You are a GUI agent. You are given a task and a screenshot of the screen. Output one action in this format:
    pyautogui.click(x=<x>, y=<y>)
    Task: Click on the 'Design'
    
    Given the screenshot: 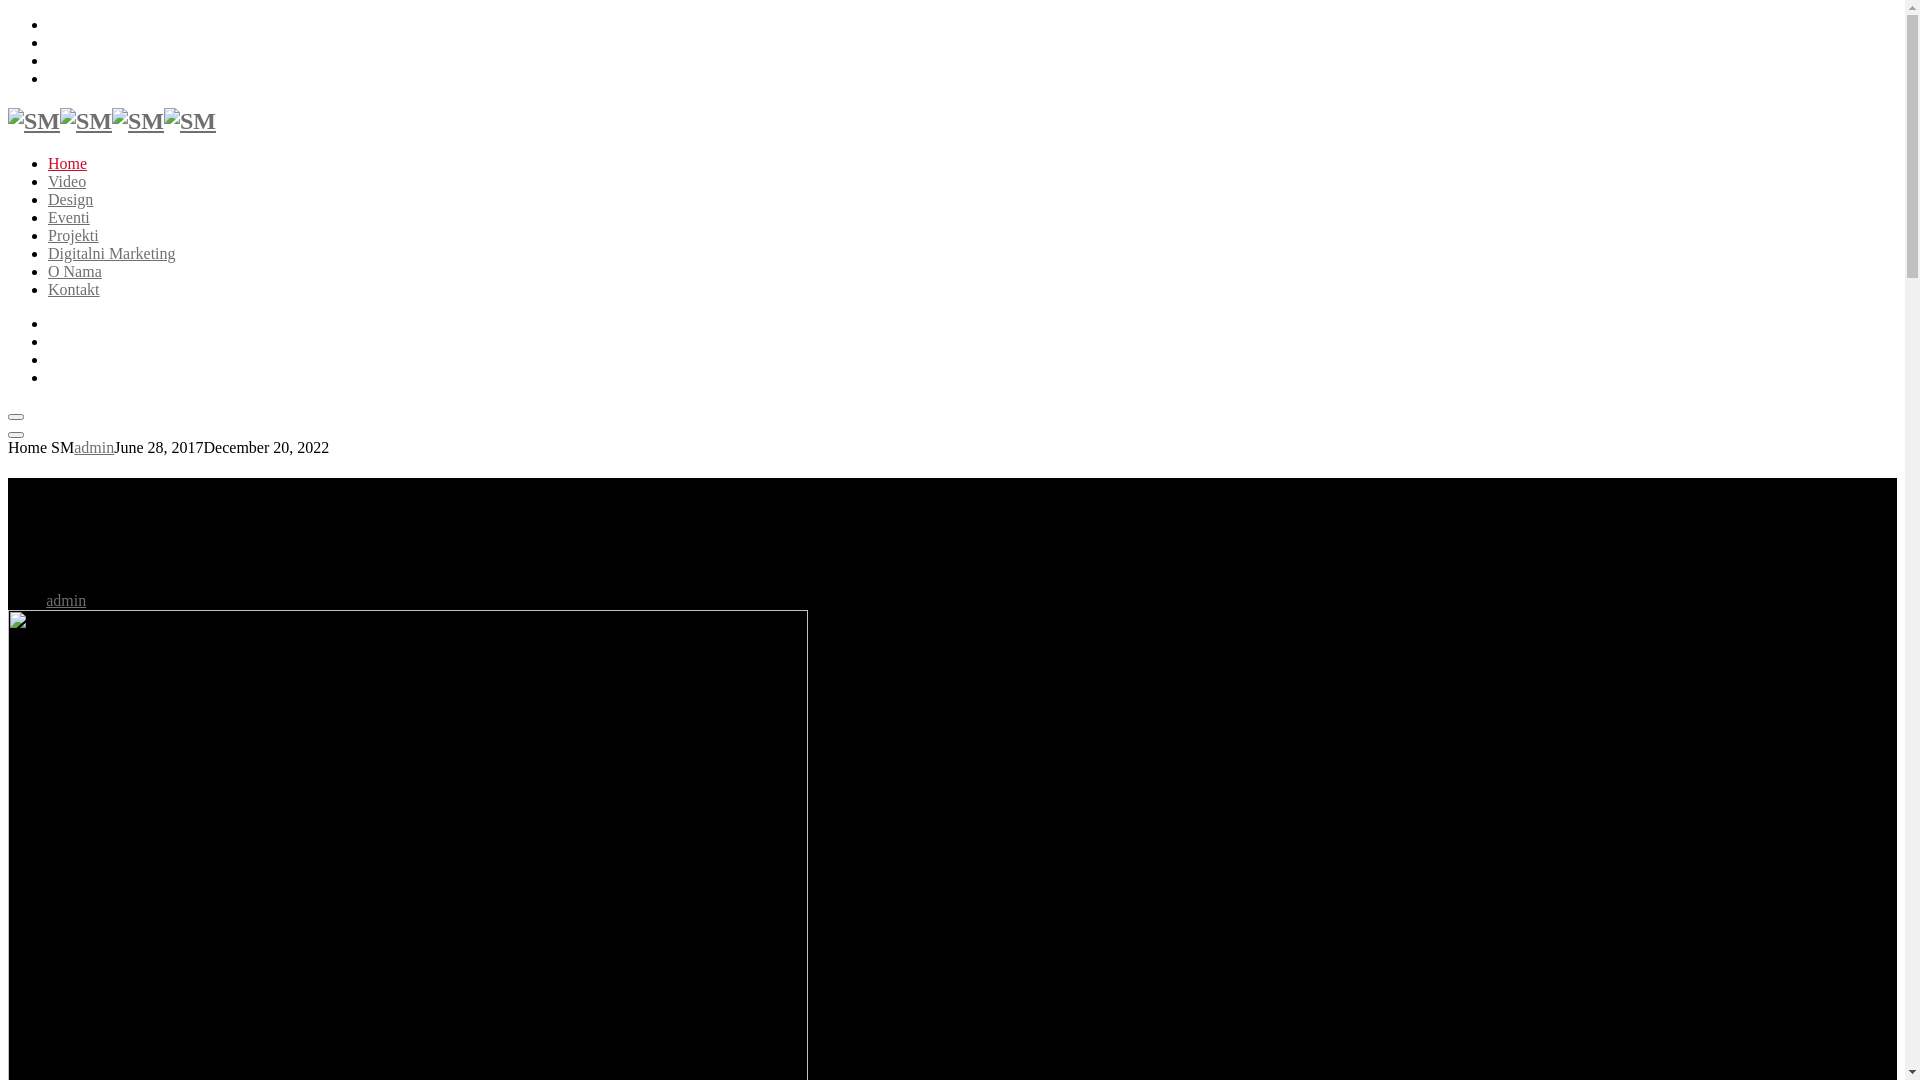 What is the action you would take?
    pyautogui.click(x=70, y=199)
    